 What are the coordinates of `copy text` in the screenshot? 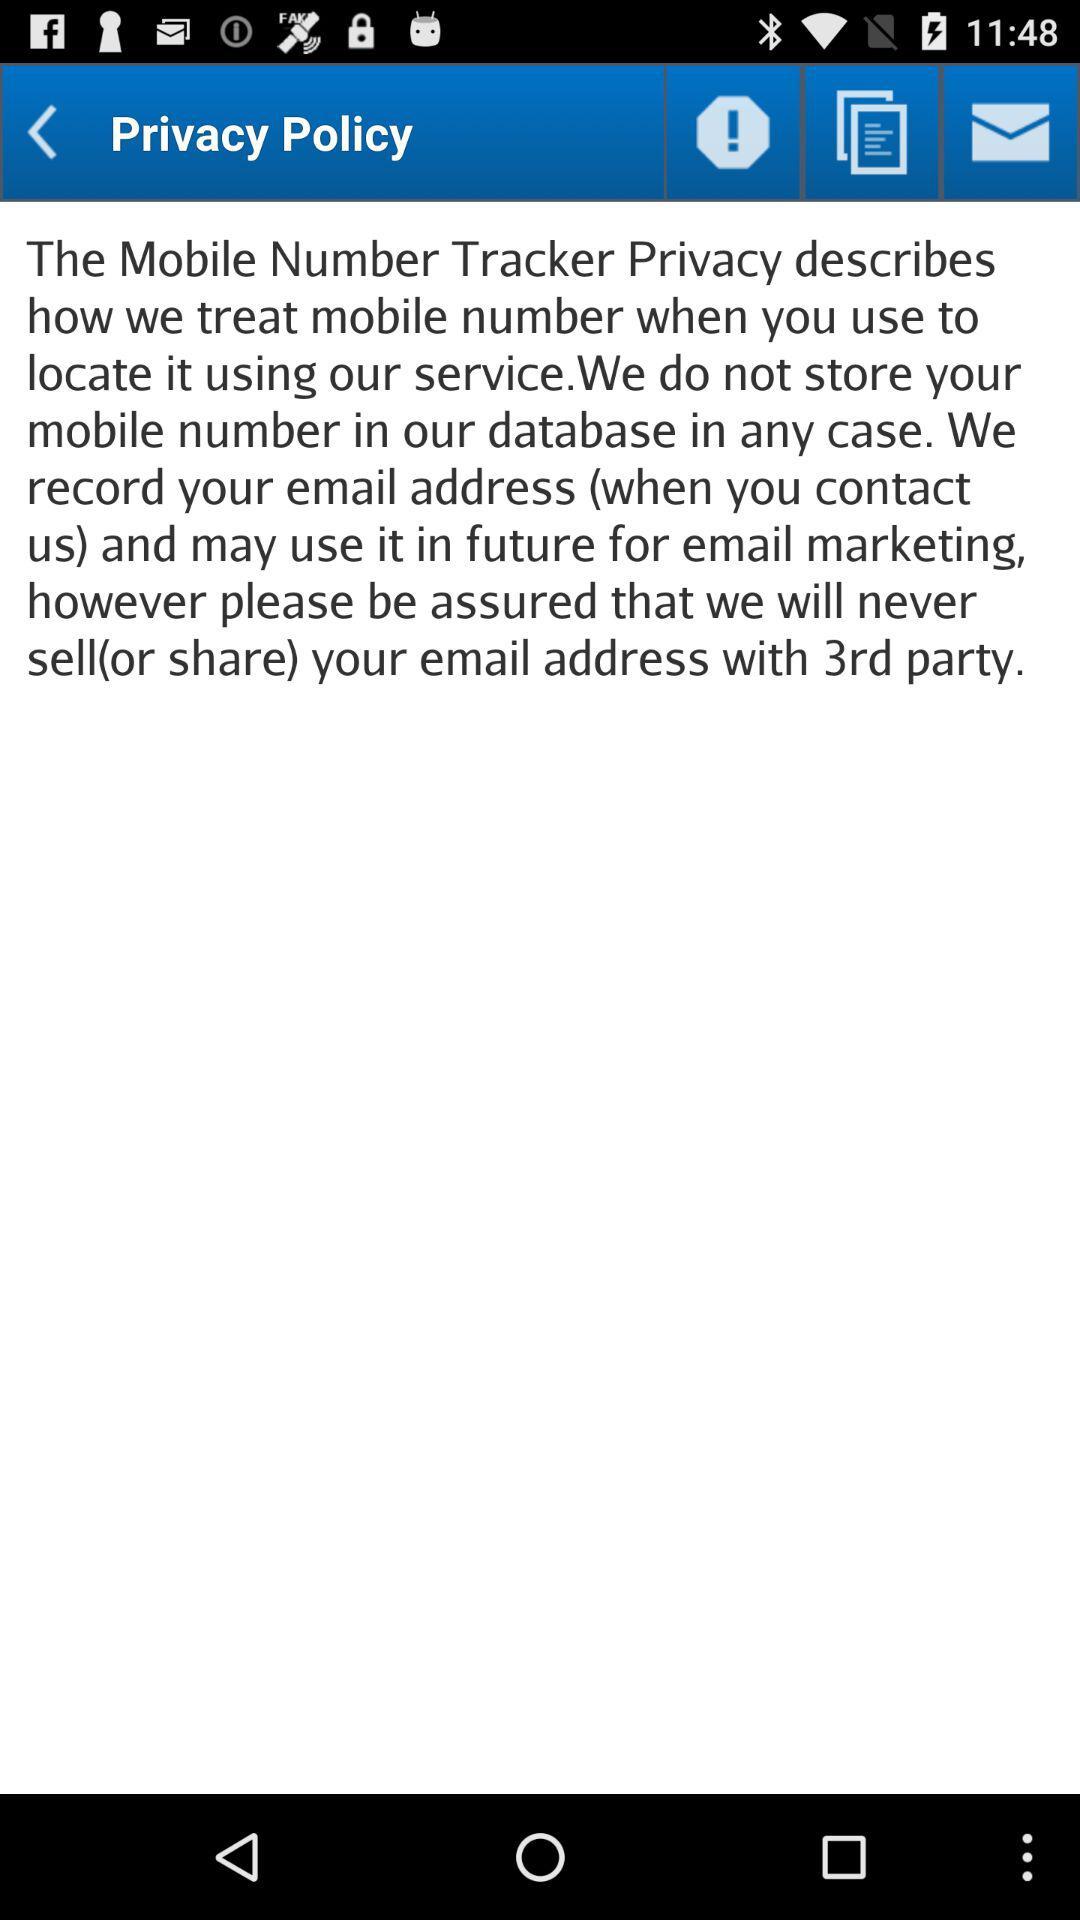 It's located at (870, 131).